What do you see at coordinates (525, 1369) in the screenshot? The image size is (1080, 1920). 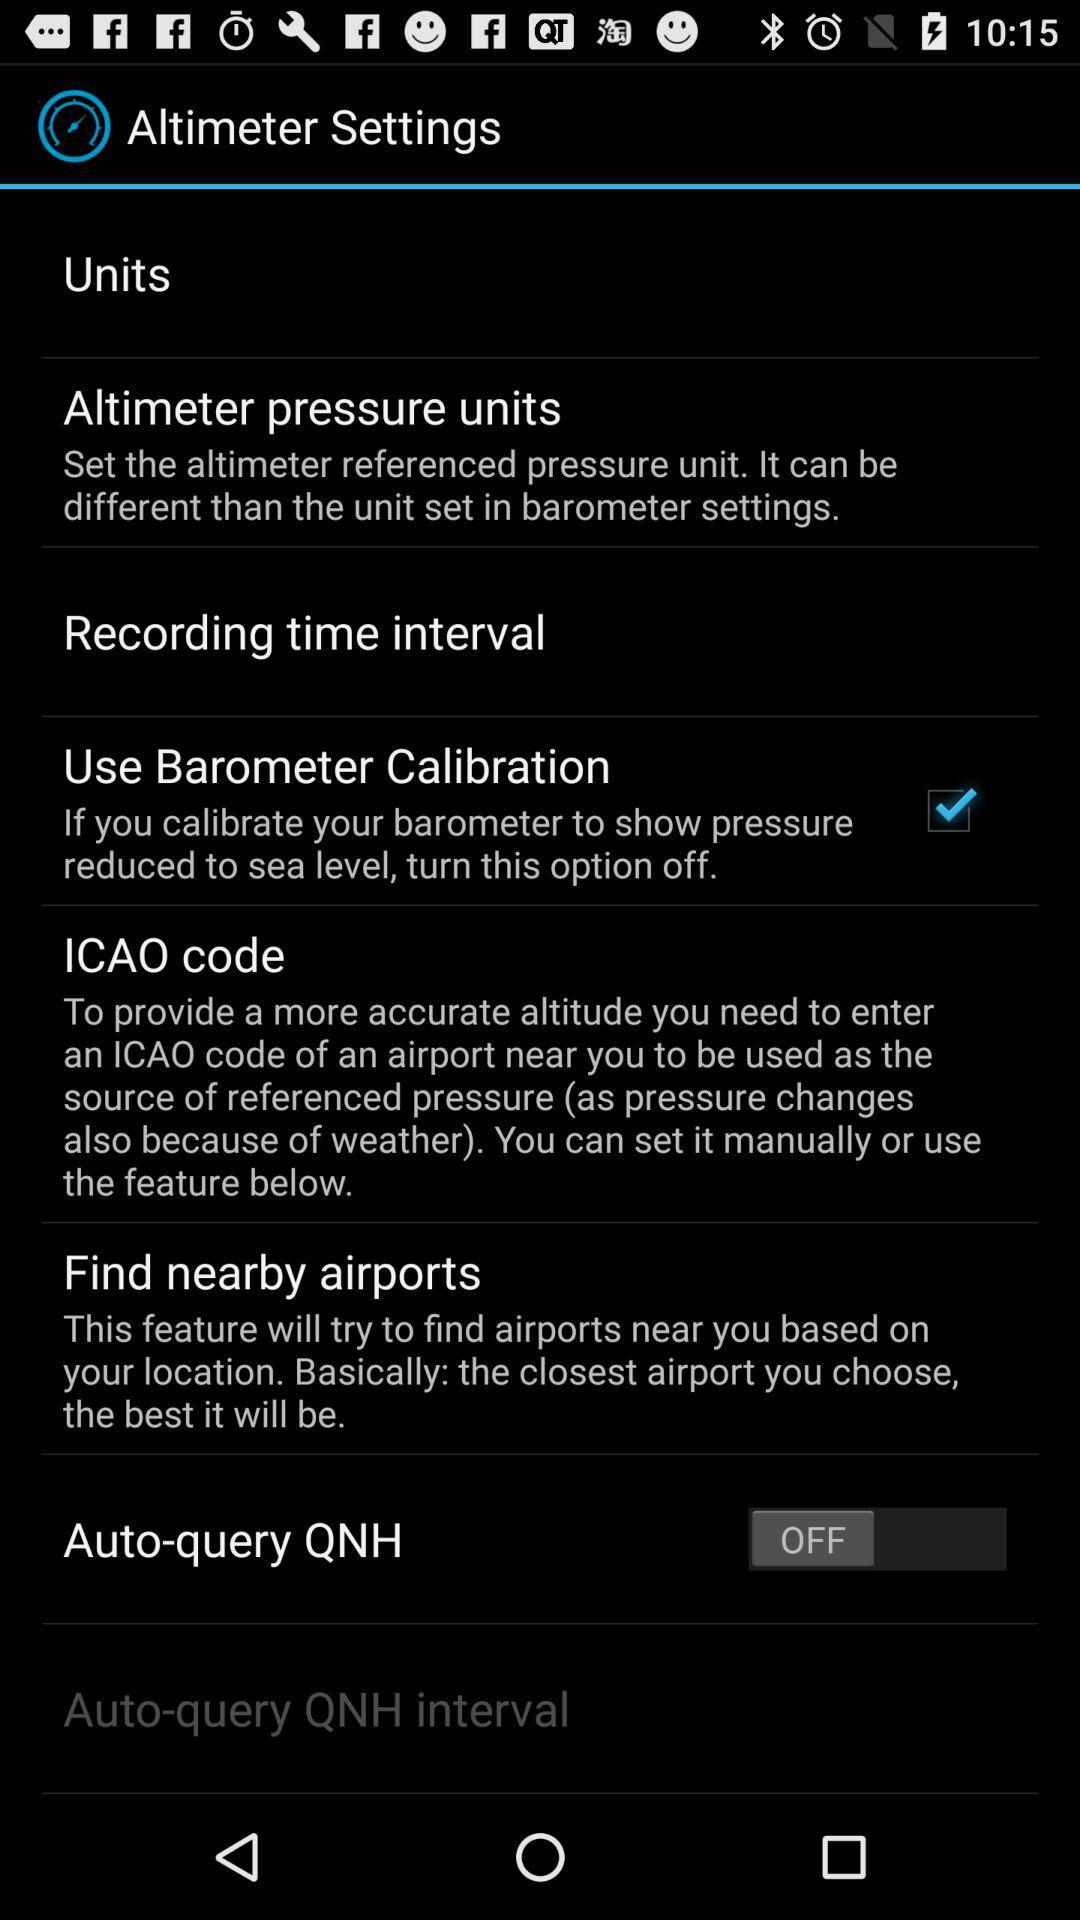 I see `item below the find nearby airports item` at bounding box center [525, 1369].